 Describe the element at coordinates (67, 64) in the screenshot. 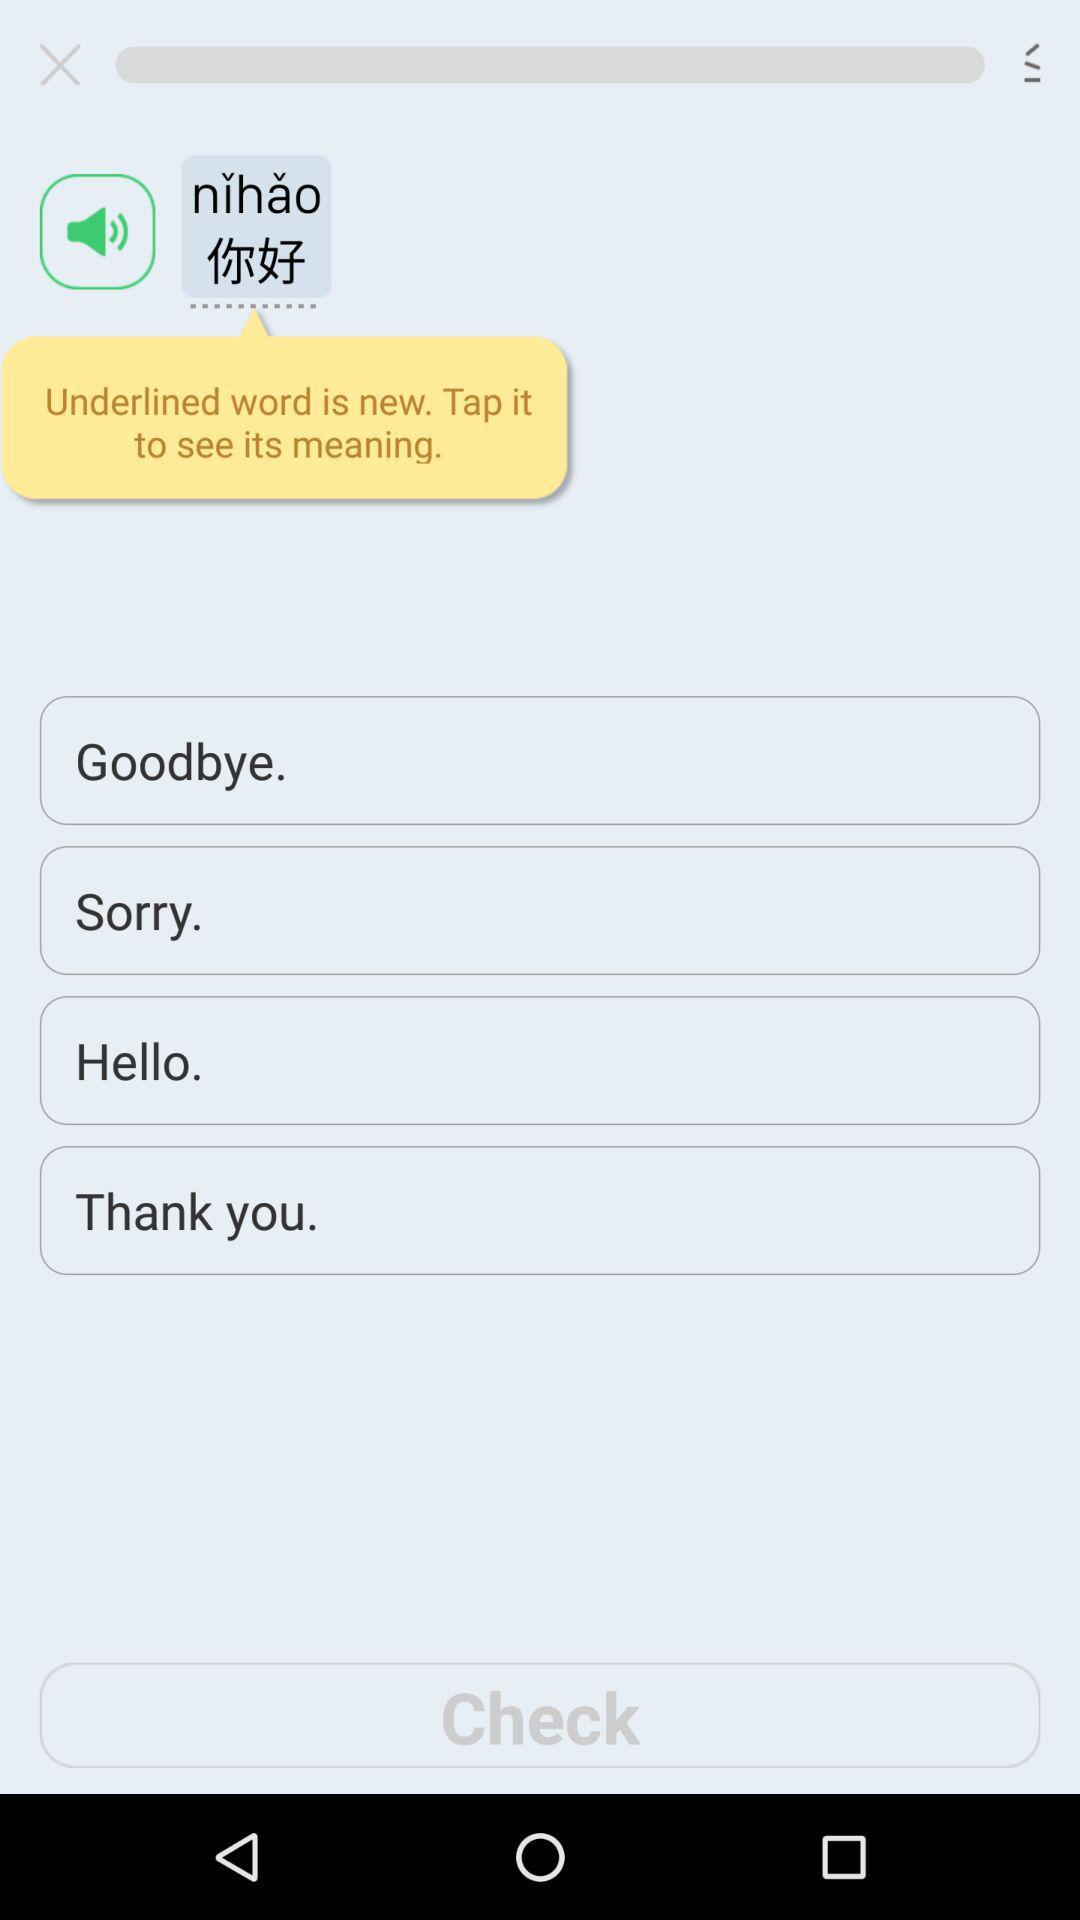

I see `page` at that location.